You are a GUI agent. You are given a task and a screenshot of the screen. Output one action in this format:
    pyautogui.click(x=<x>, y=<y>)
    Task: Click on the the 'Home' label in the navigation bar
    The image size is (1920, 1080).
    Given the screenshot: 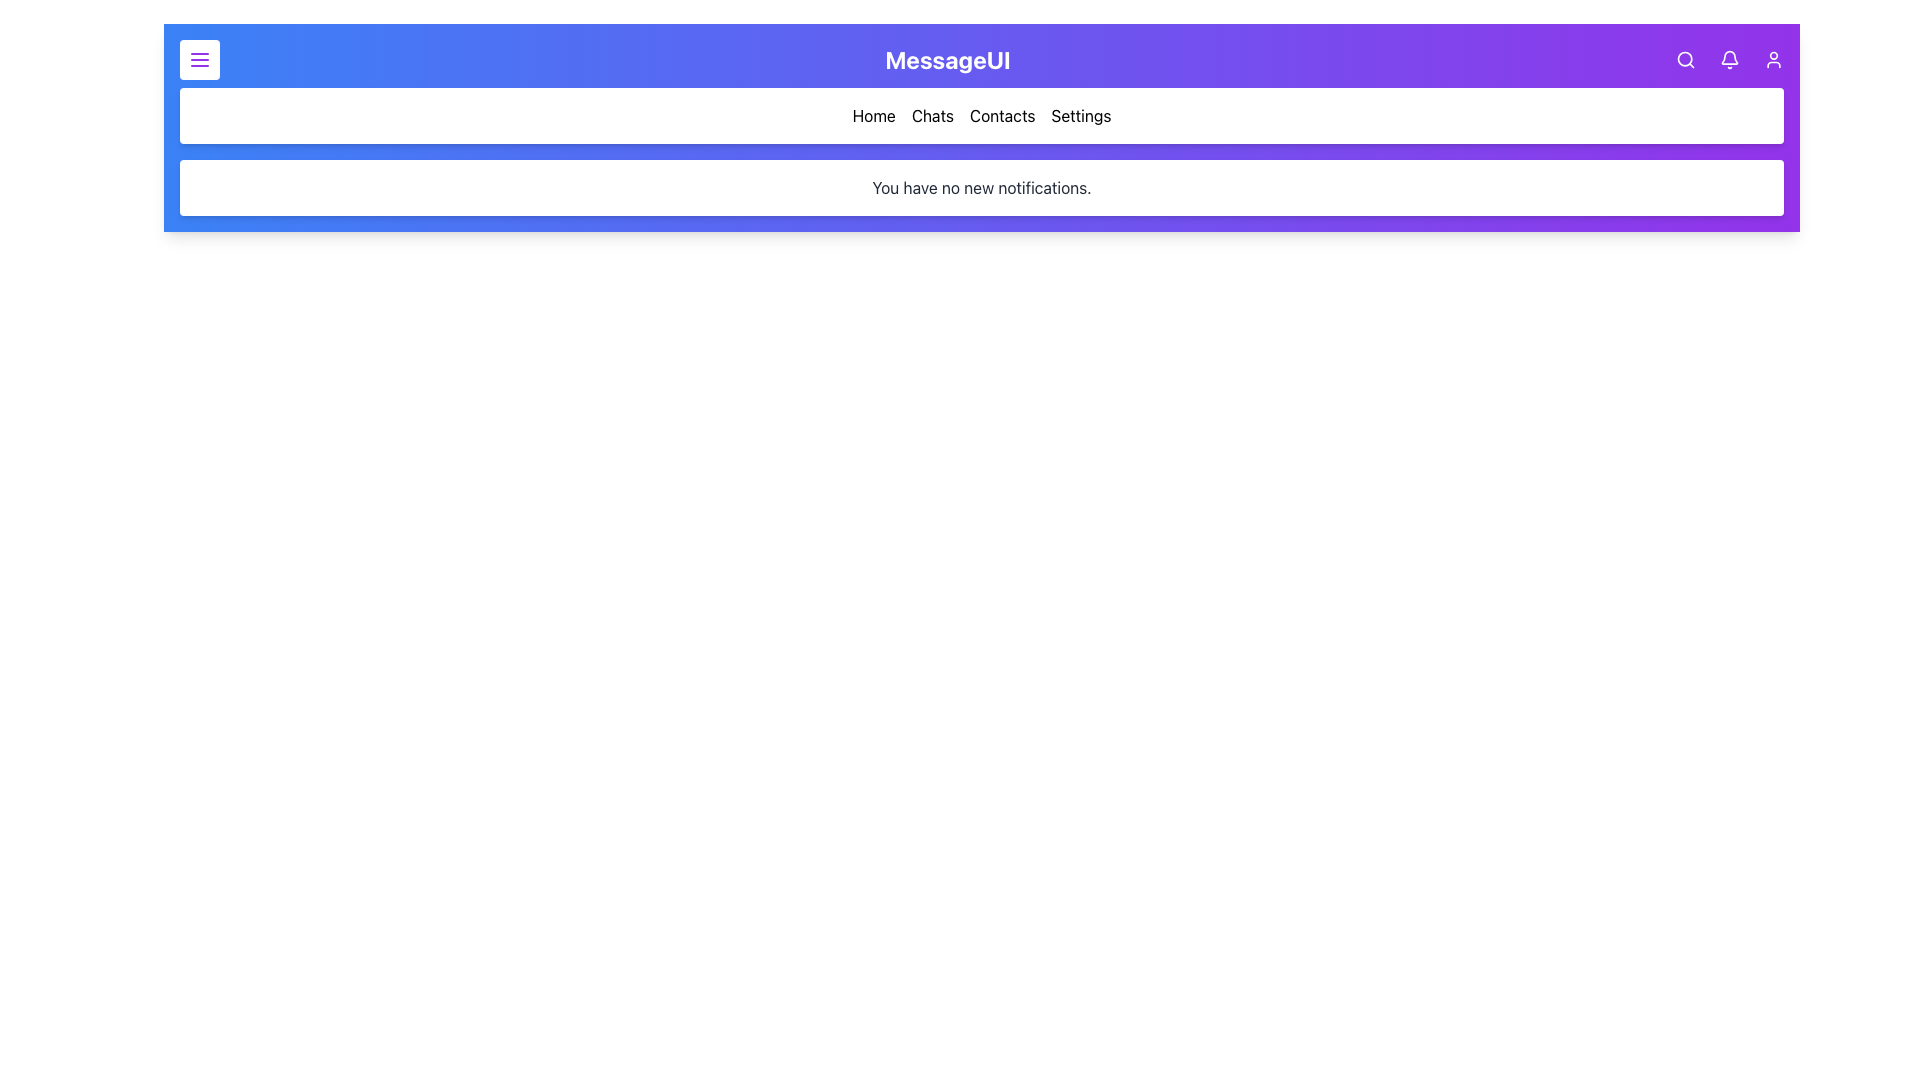 What is the action you would take?
    pyautogui.click(x=874, y=115)
    